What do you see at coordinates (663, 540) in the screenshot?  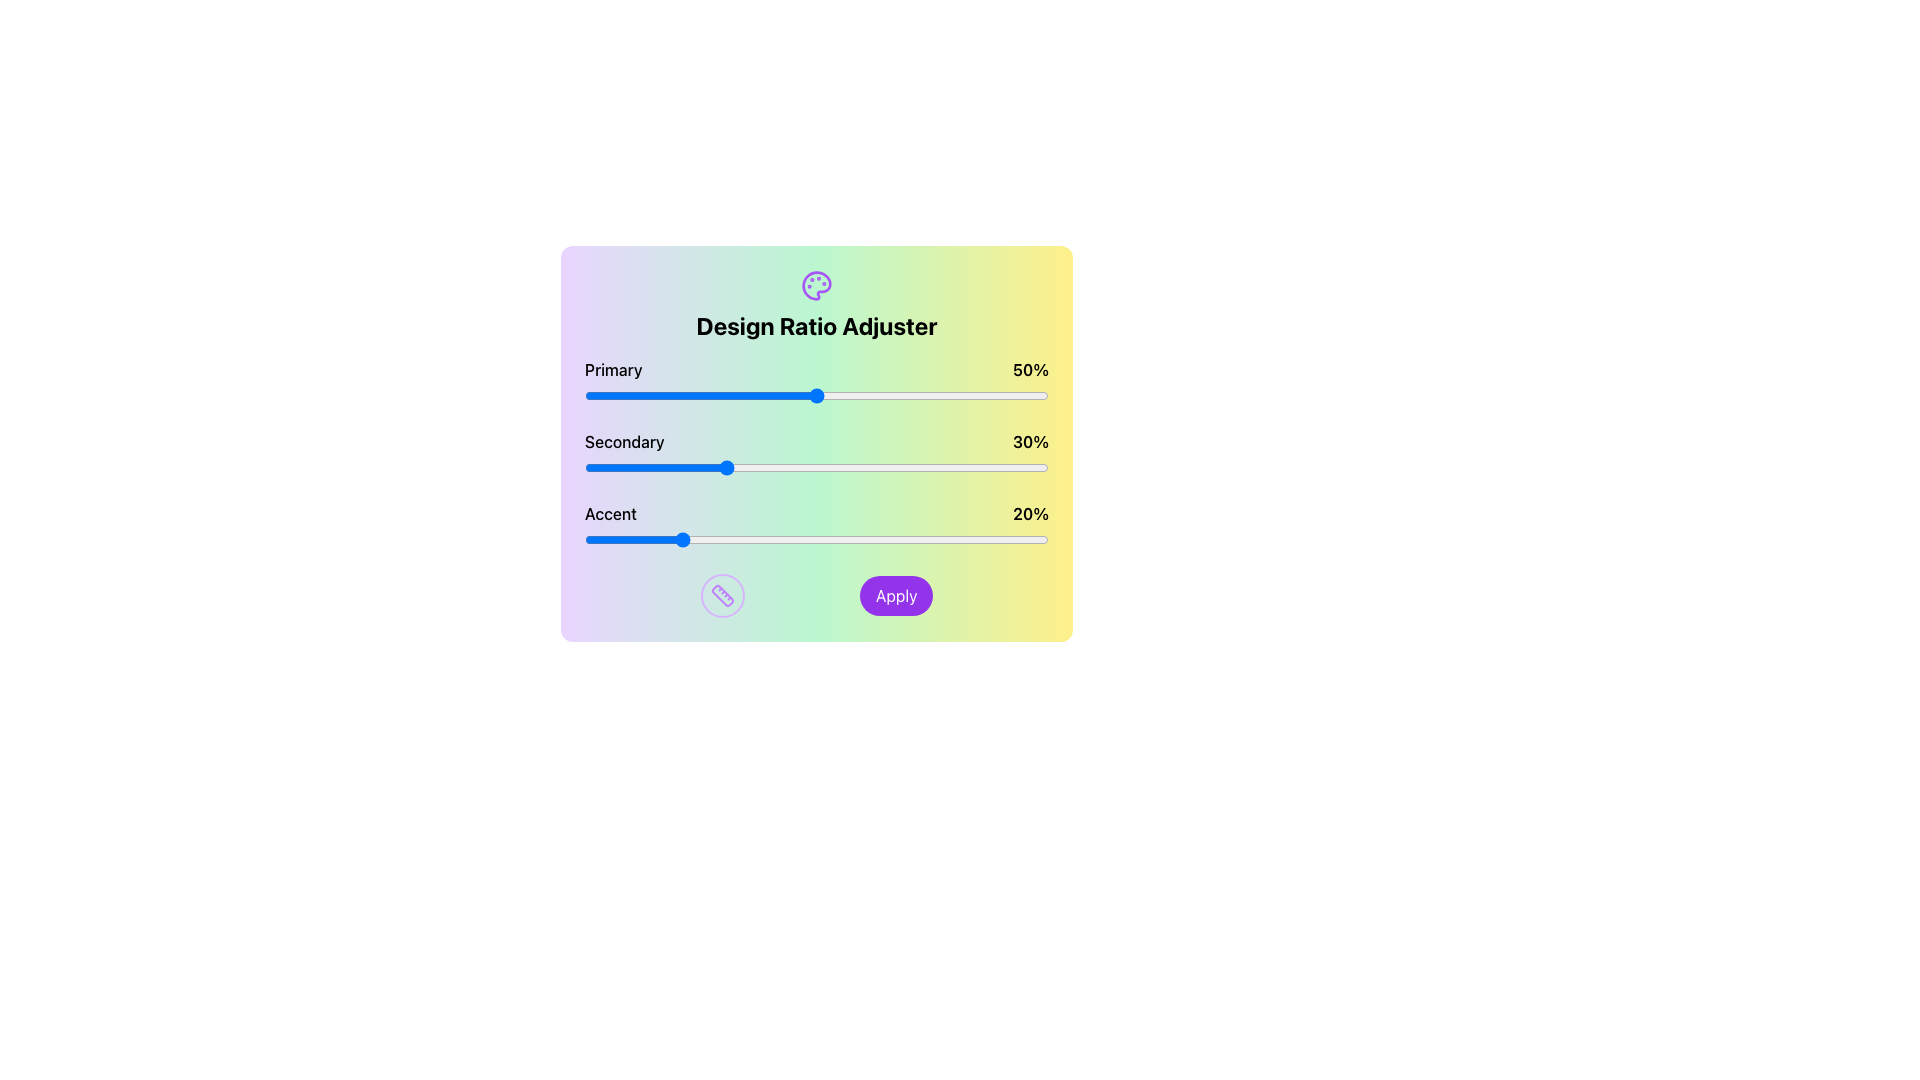 I see `the accent ratio` at bounding box center [663, 540].